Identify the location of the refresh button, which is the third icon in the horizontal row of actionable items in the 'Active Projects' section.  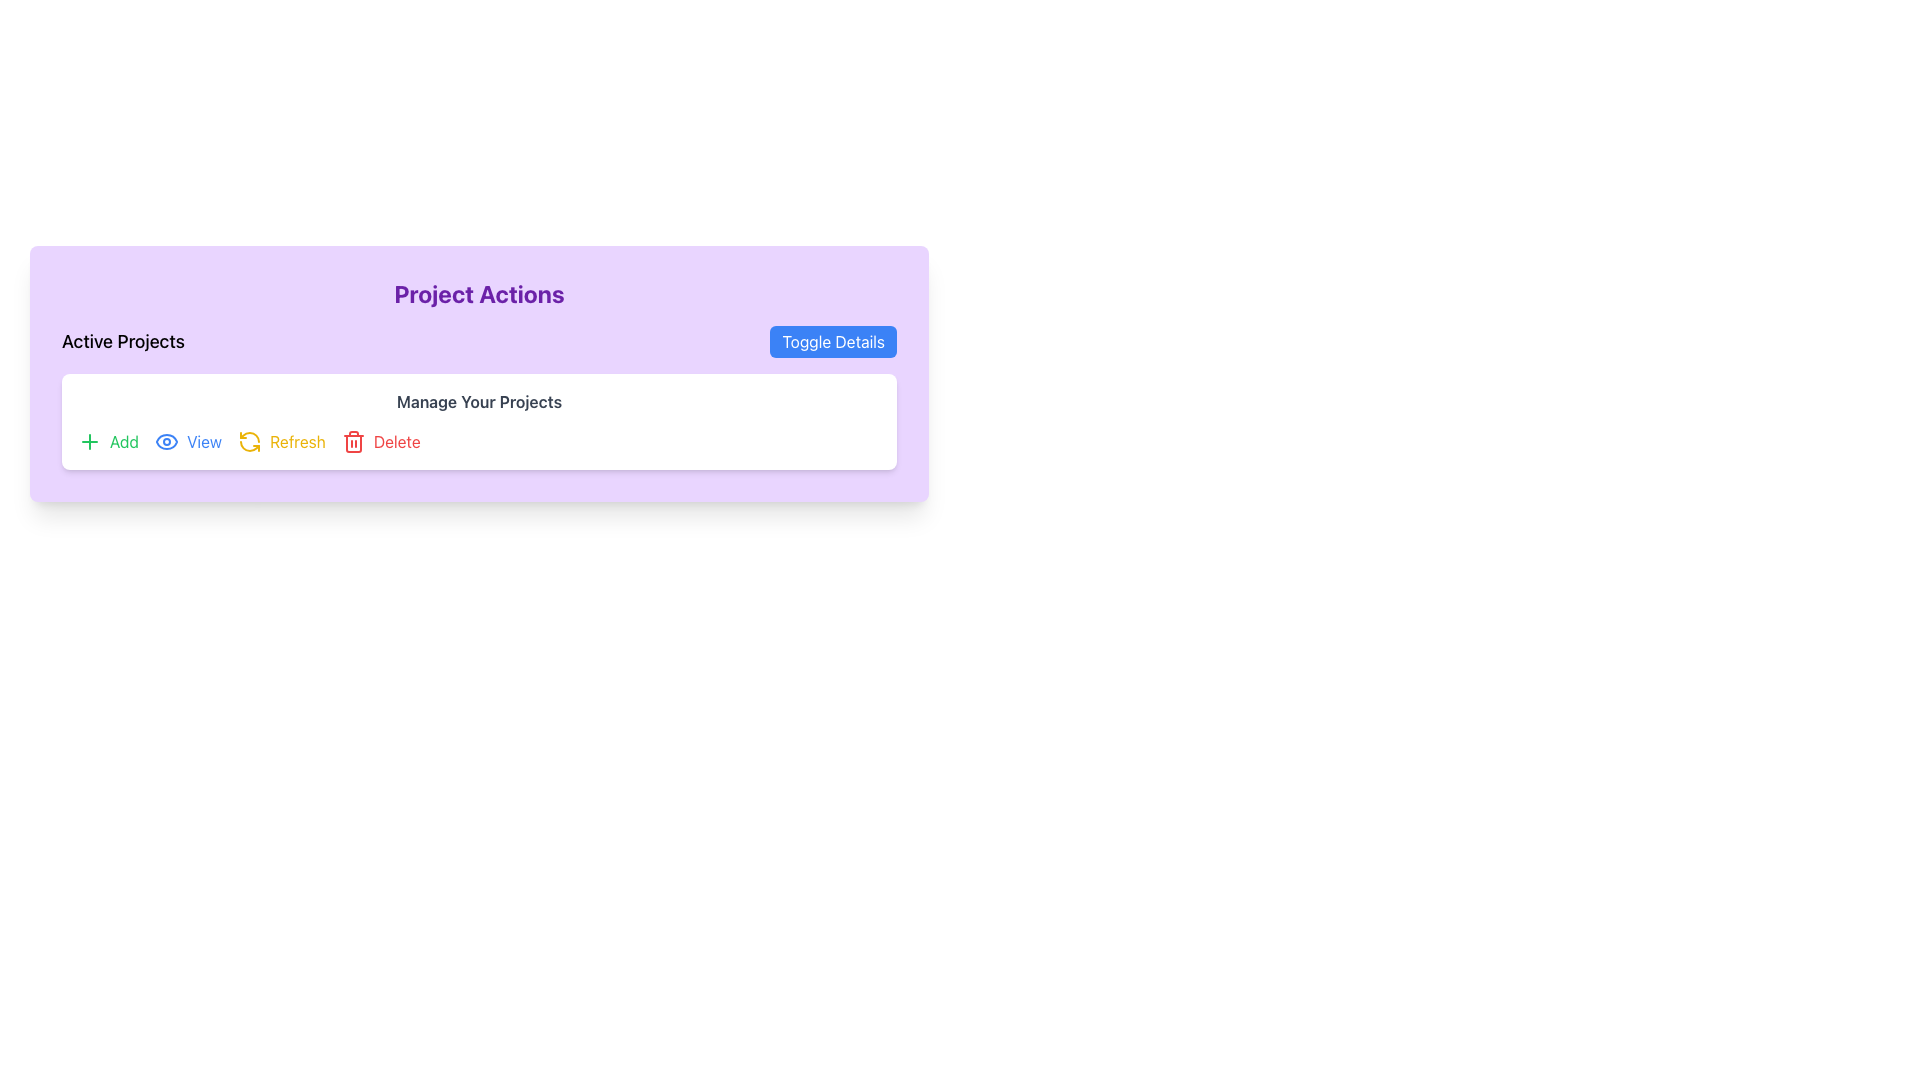
(248, 441).